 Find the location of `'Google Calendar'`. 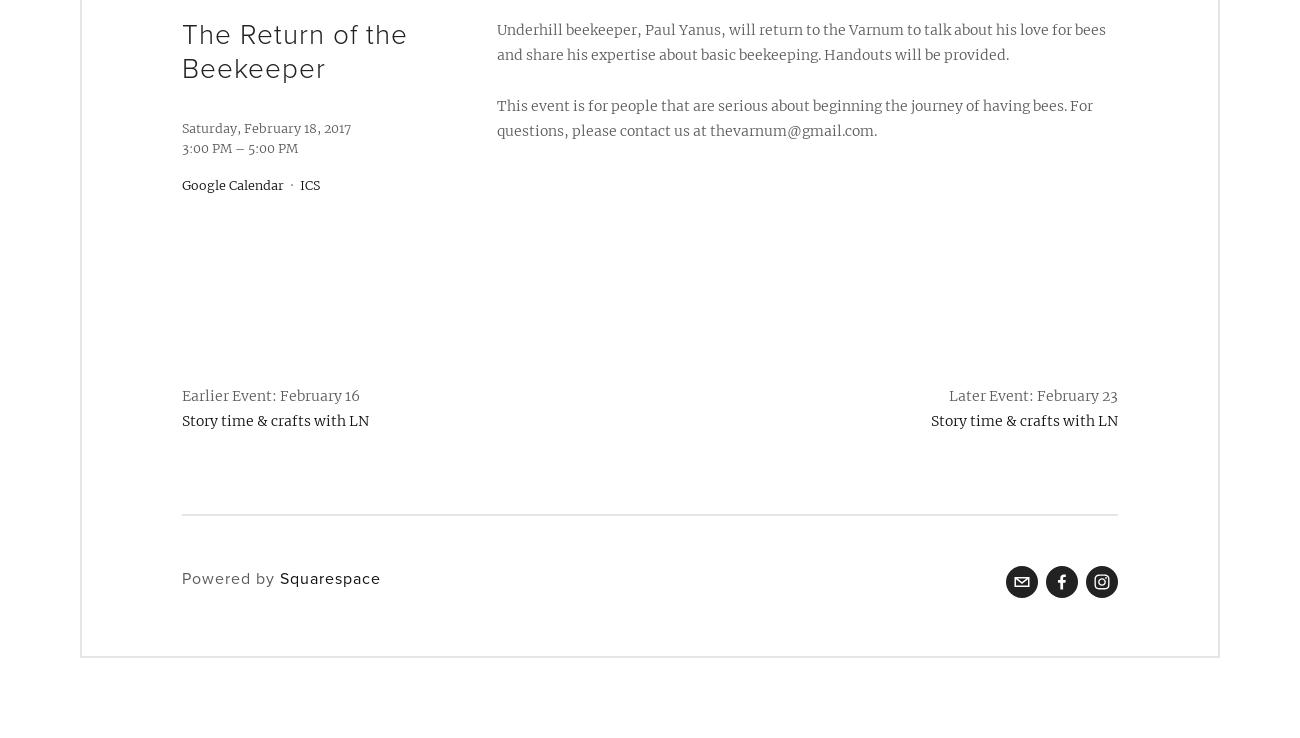

'Google Calendar' is located at coordinates (231, 184).